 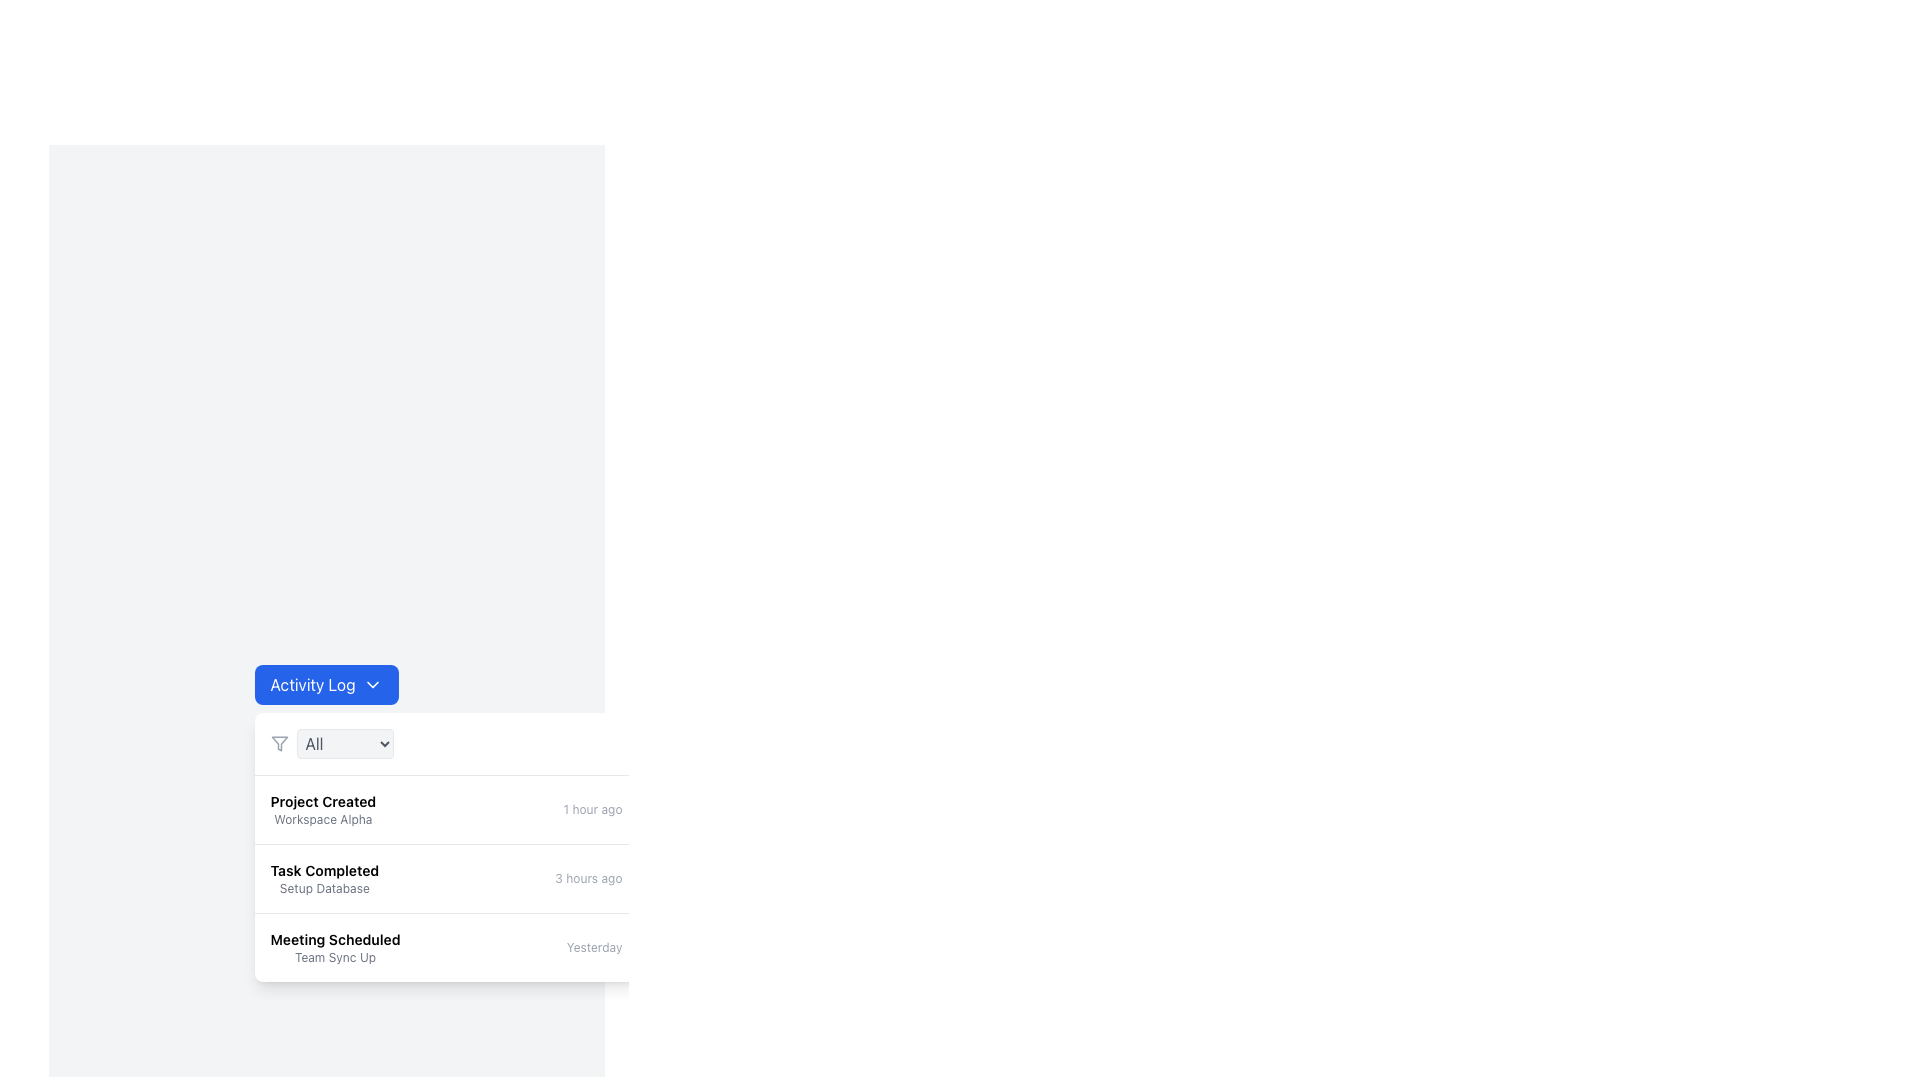 What do you see at coordinates (335, 956) in the screenshot?
I see `the static text element reading 'Team Sync Up', which is styled in a small font size and light gray color, located below the 'Meeting Scheduled' text in the activity log list` at bounding box center [335, 956].